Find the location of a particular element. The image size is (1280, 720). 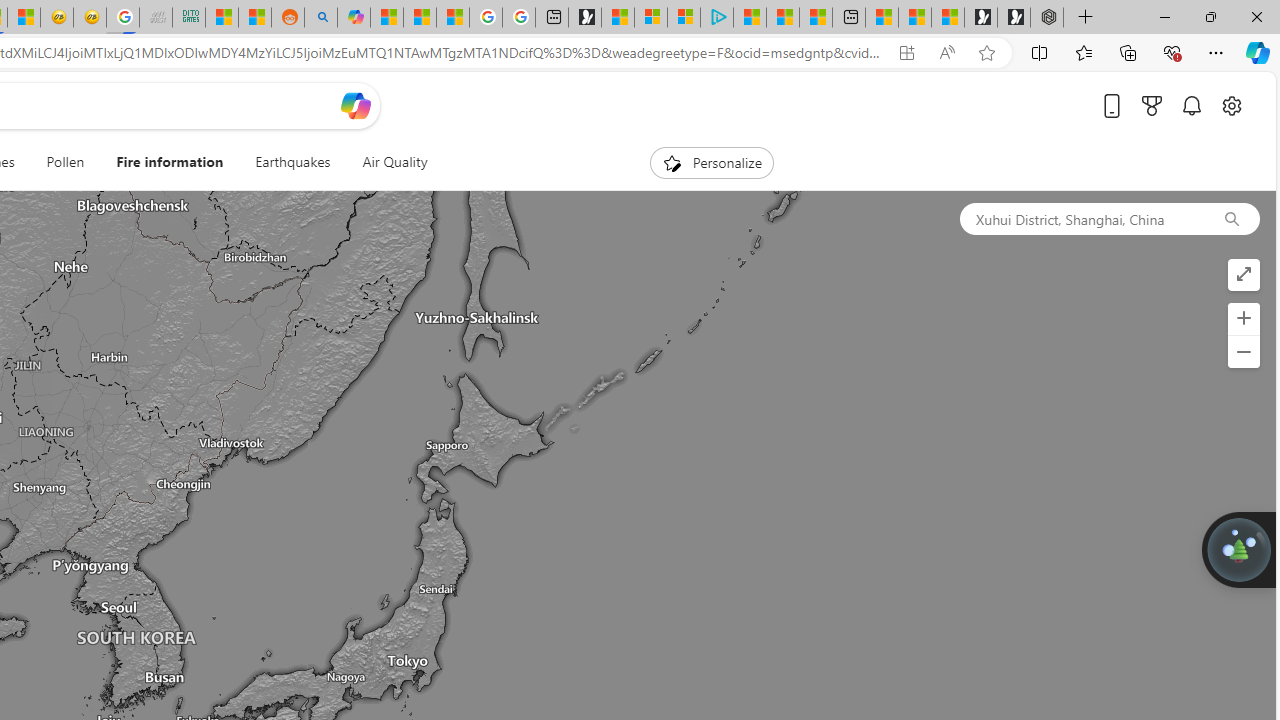

'App available. Install Microsoft Start Weather' is located at coordinates (905, 52).